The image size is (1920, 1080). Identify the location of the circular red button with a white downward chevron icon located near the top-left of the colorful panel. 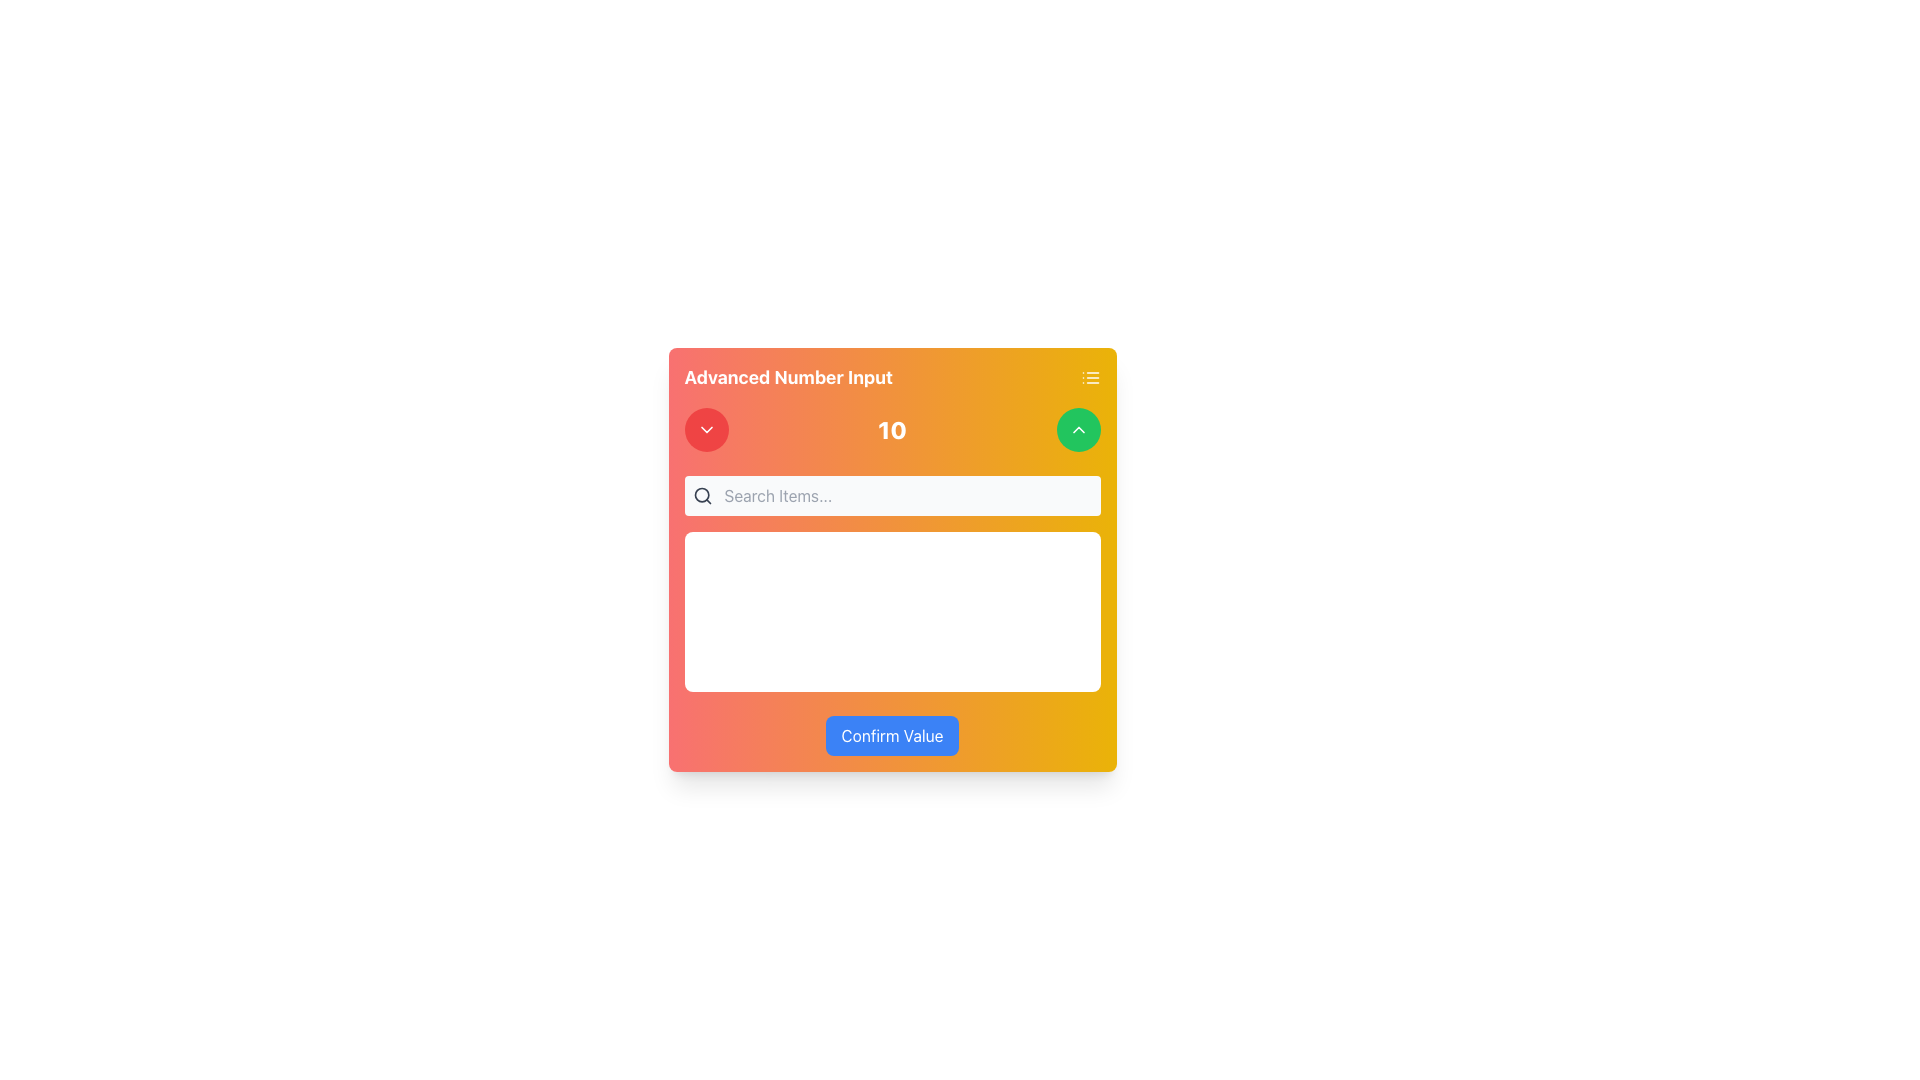
(706, 428).